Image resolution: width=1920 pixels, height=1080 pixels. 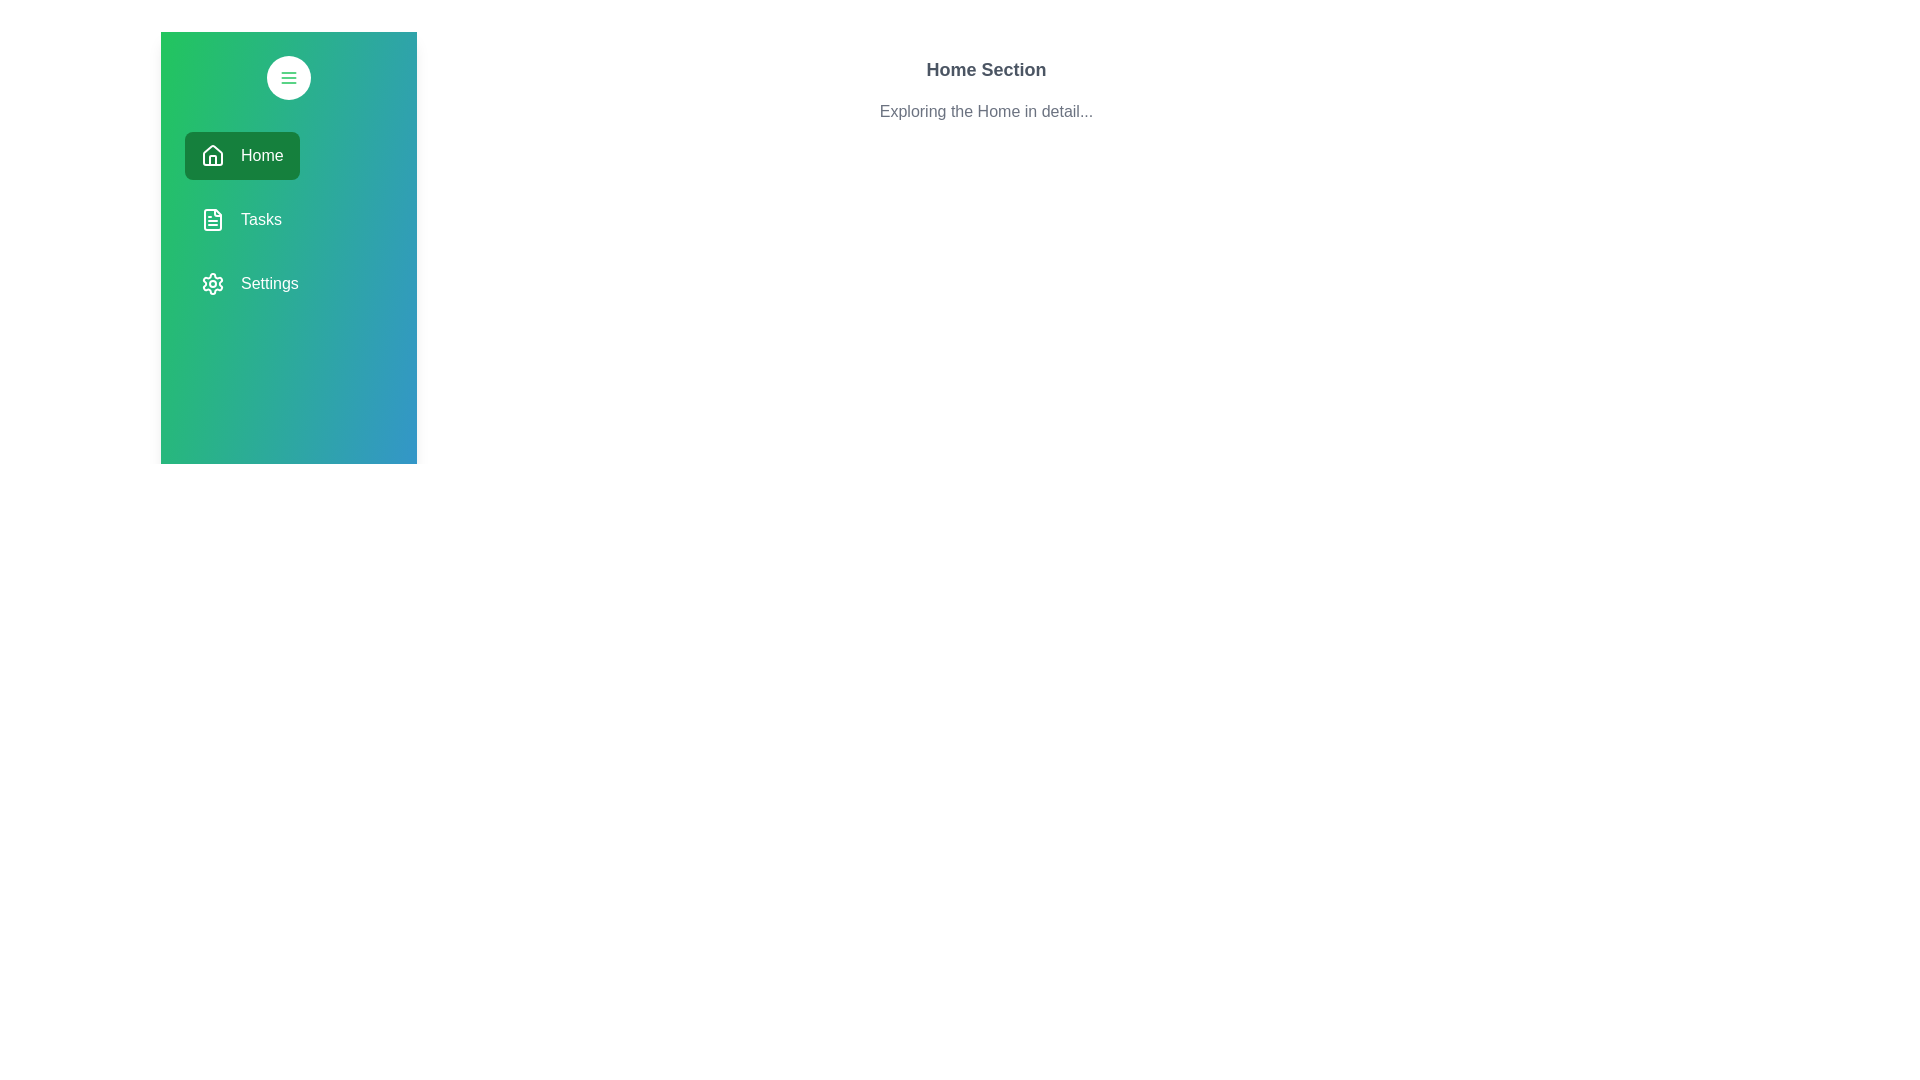 What do you see at coordinates (212, 284) in the screenshot?
I see `the gear-shaped settings icon located in the vertical navigation sidebar` at bounding box center [212, 284].